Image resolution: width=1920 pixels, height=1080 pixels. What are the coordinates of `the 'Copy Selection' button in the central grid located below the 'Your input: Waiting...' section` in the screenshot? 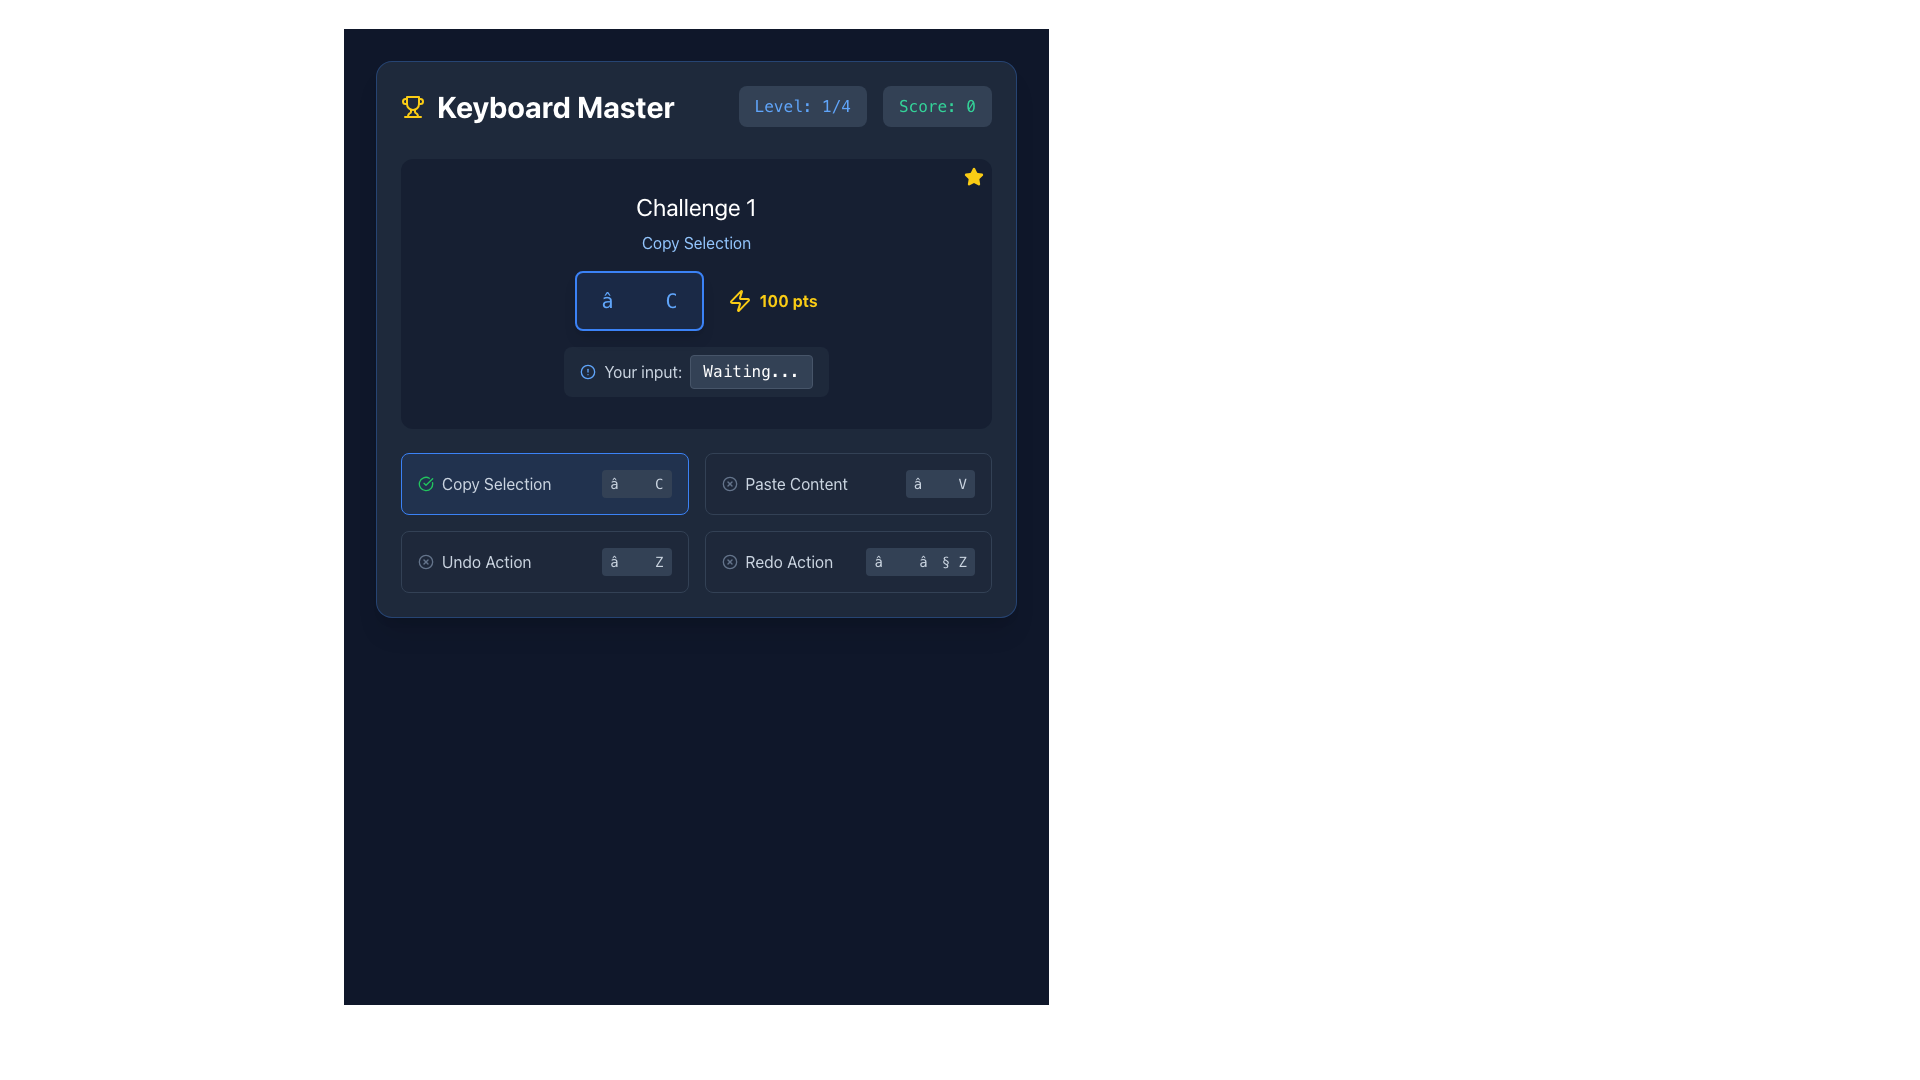 It's located at (696, 522).